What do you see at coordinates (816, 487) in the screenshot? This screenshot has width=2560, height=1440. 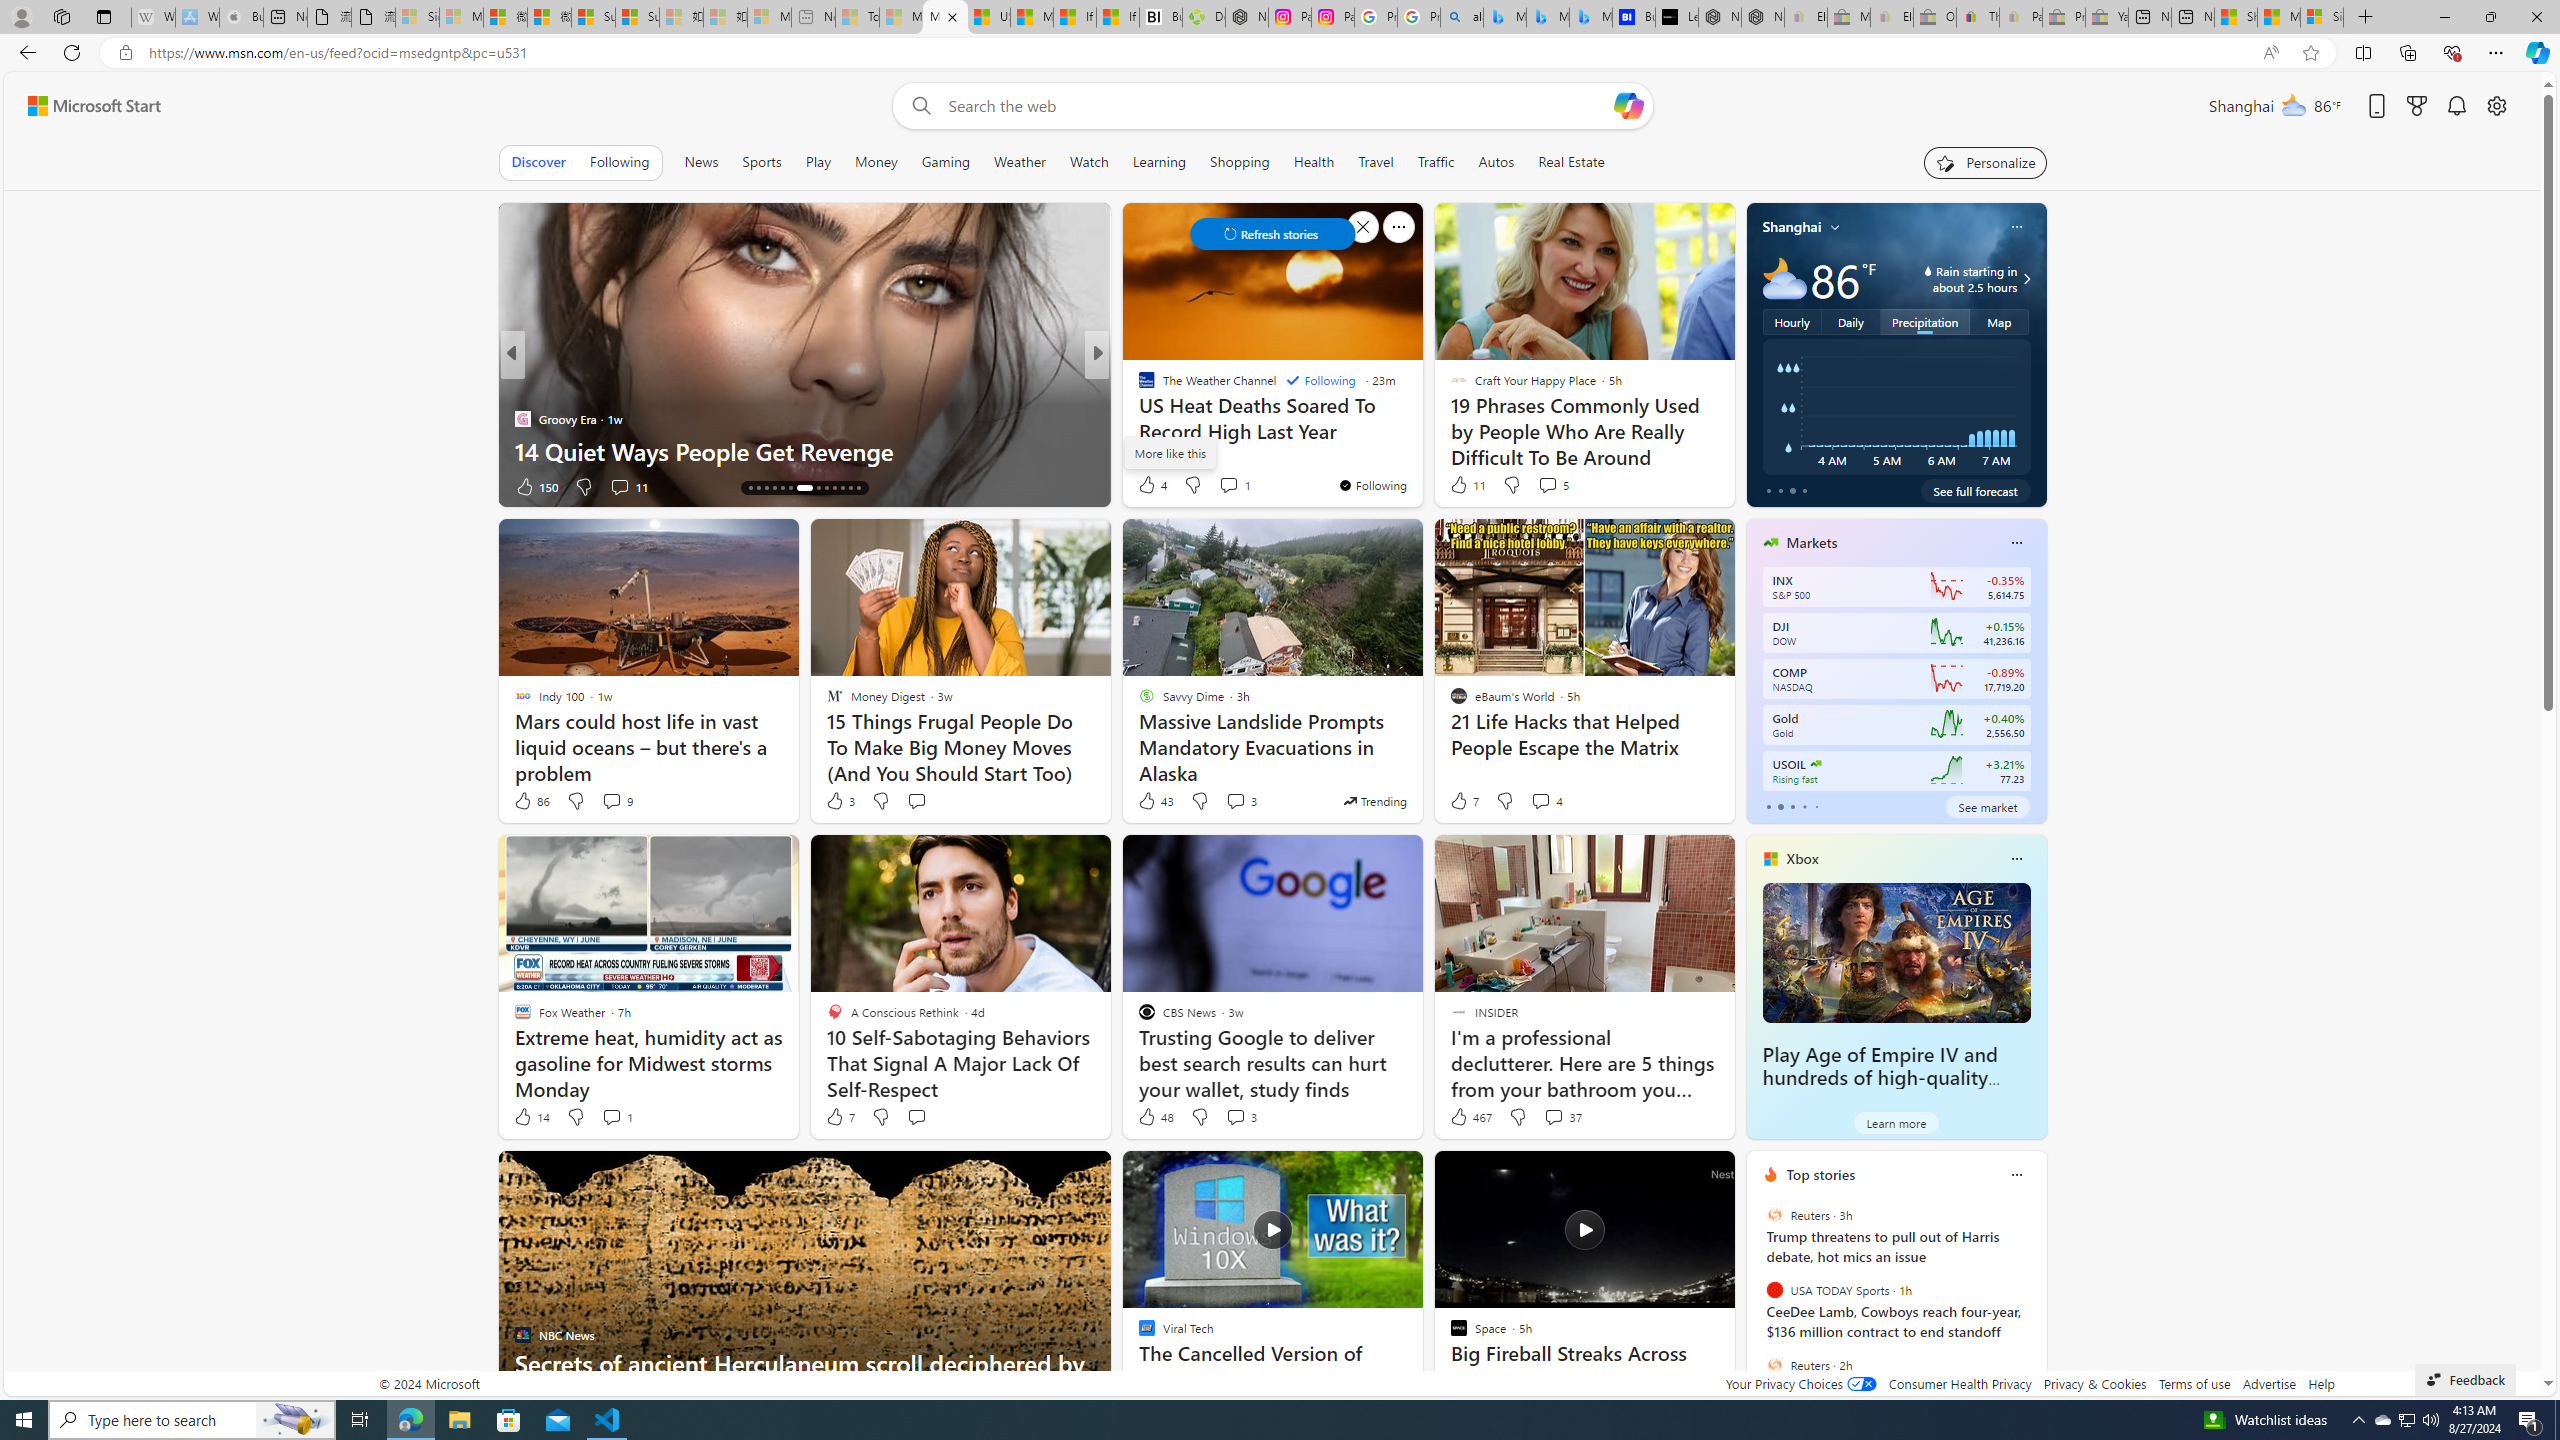 I see `'AutomationID: tab-21'` at bounding box center [816, 487].